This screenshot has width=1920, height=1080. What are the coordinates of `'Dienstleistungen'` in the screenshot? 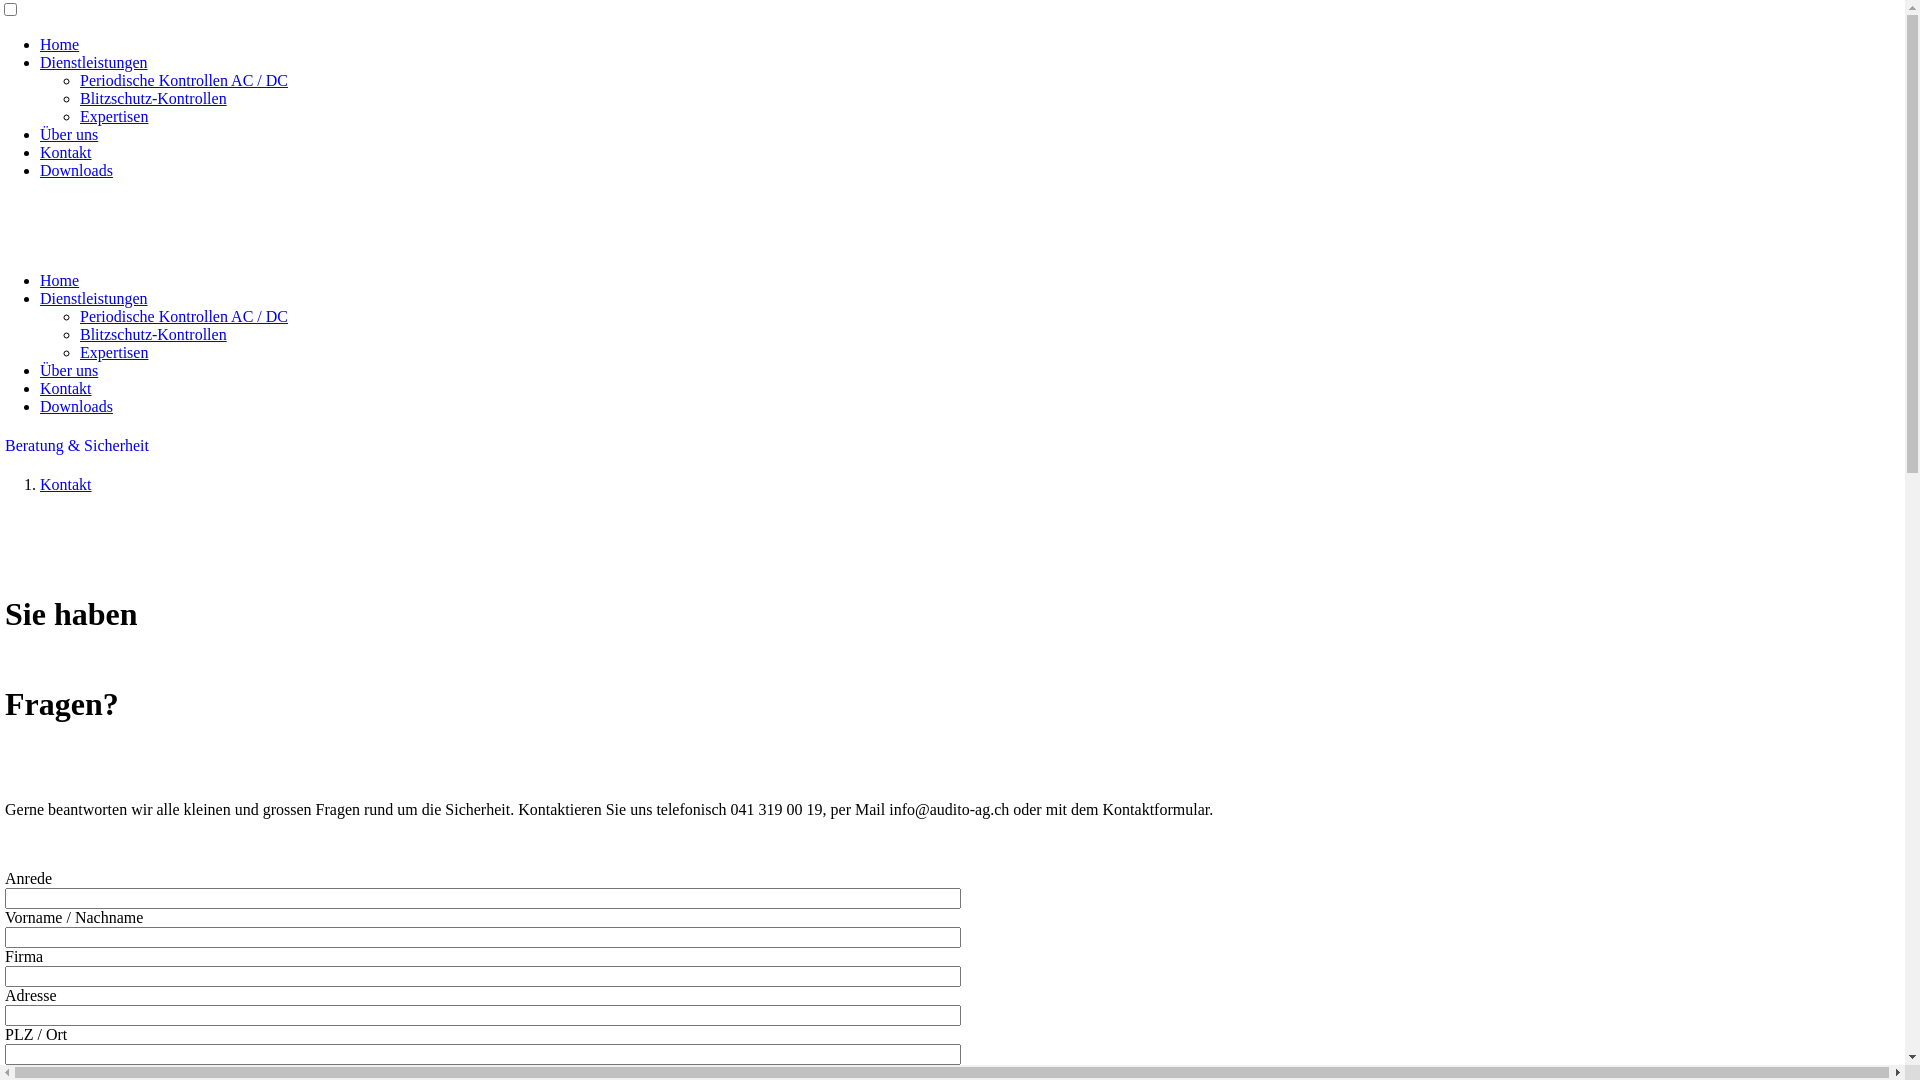 It's located at (93, 61).